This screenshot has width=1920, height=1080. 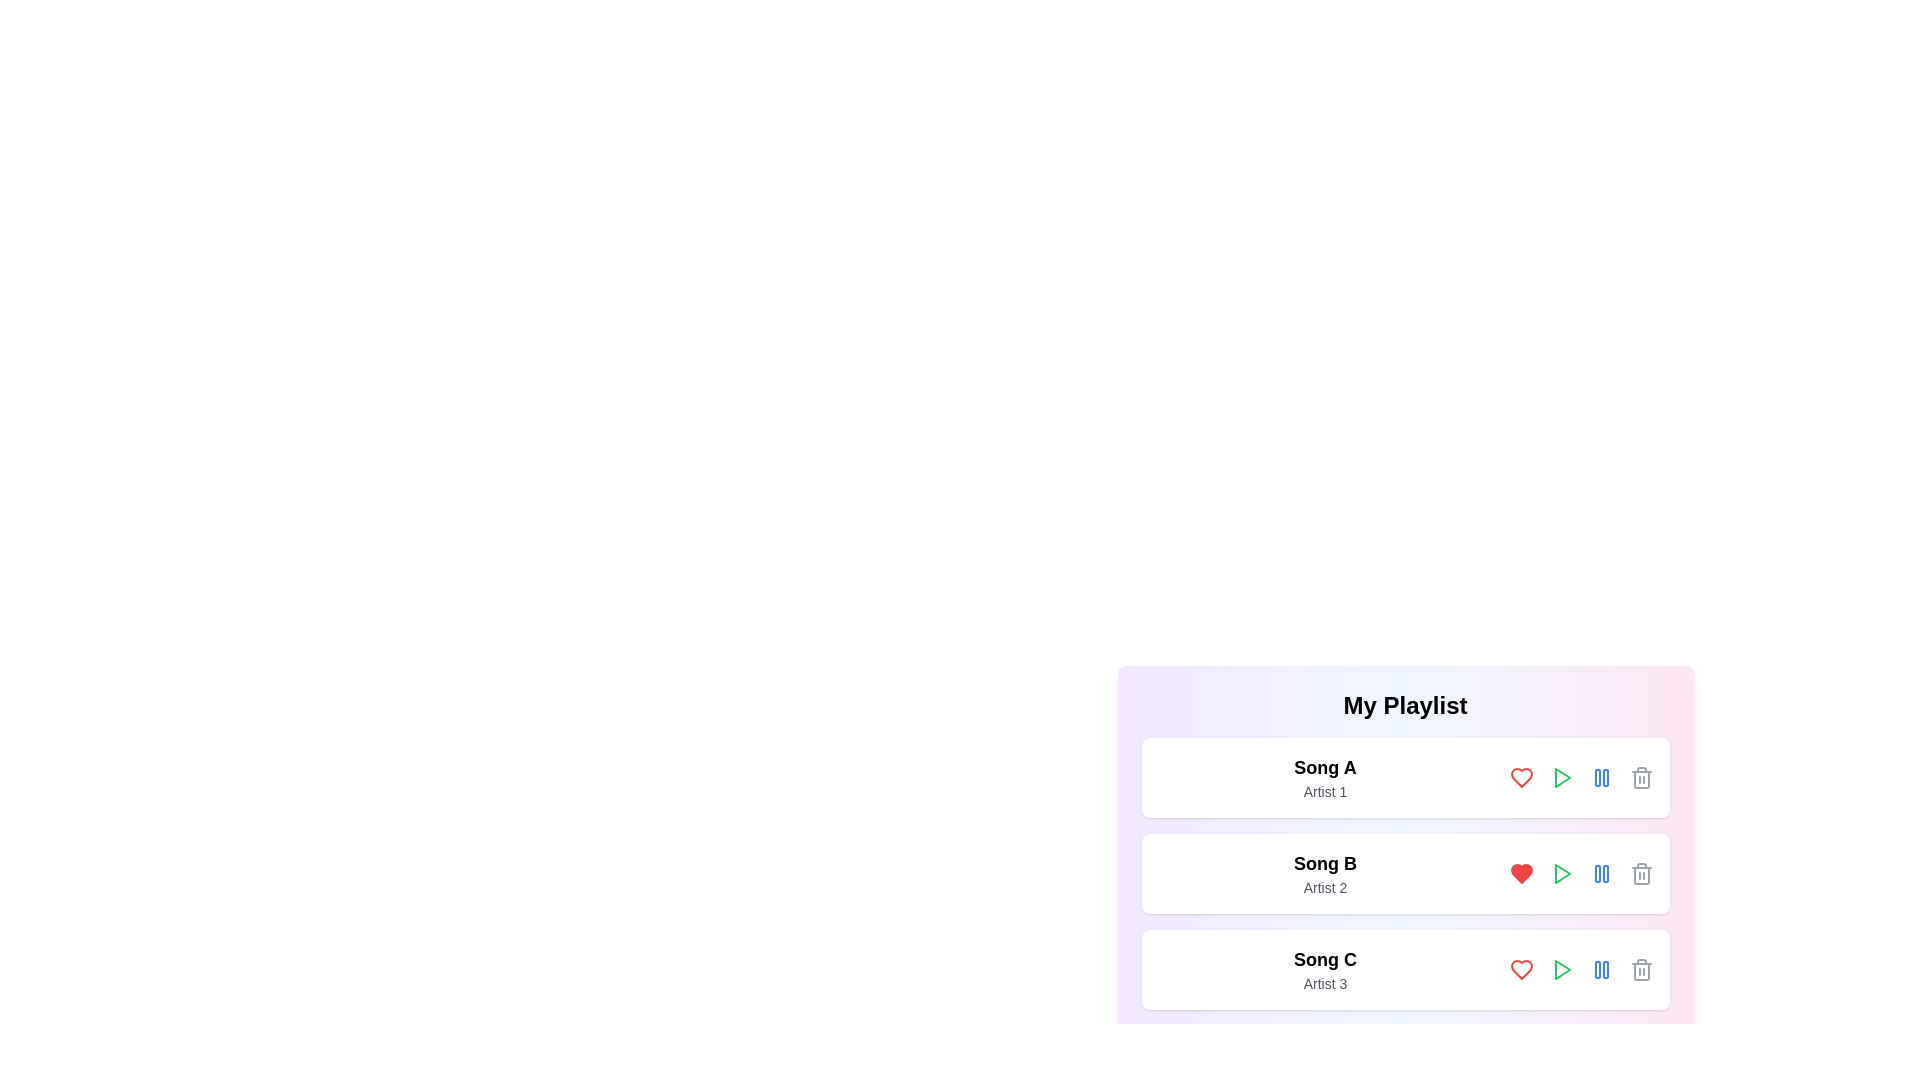 What do you see at coordinates (1641, 777) in the screenshot?
I see `the trash icon to remove the song Song A from the playlist` at bounding box center [1641, 777].